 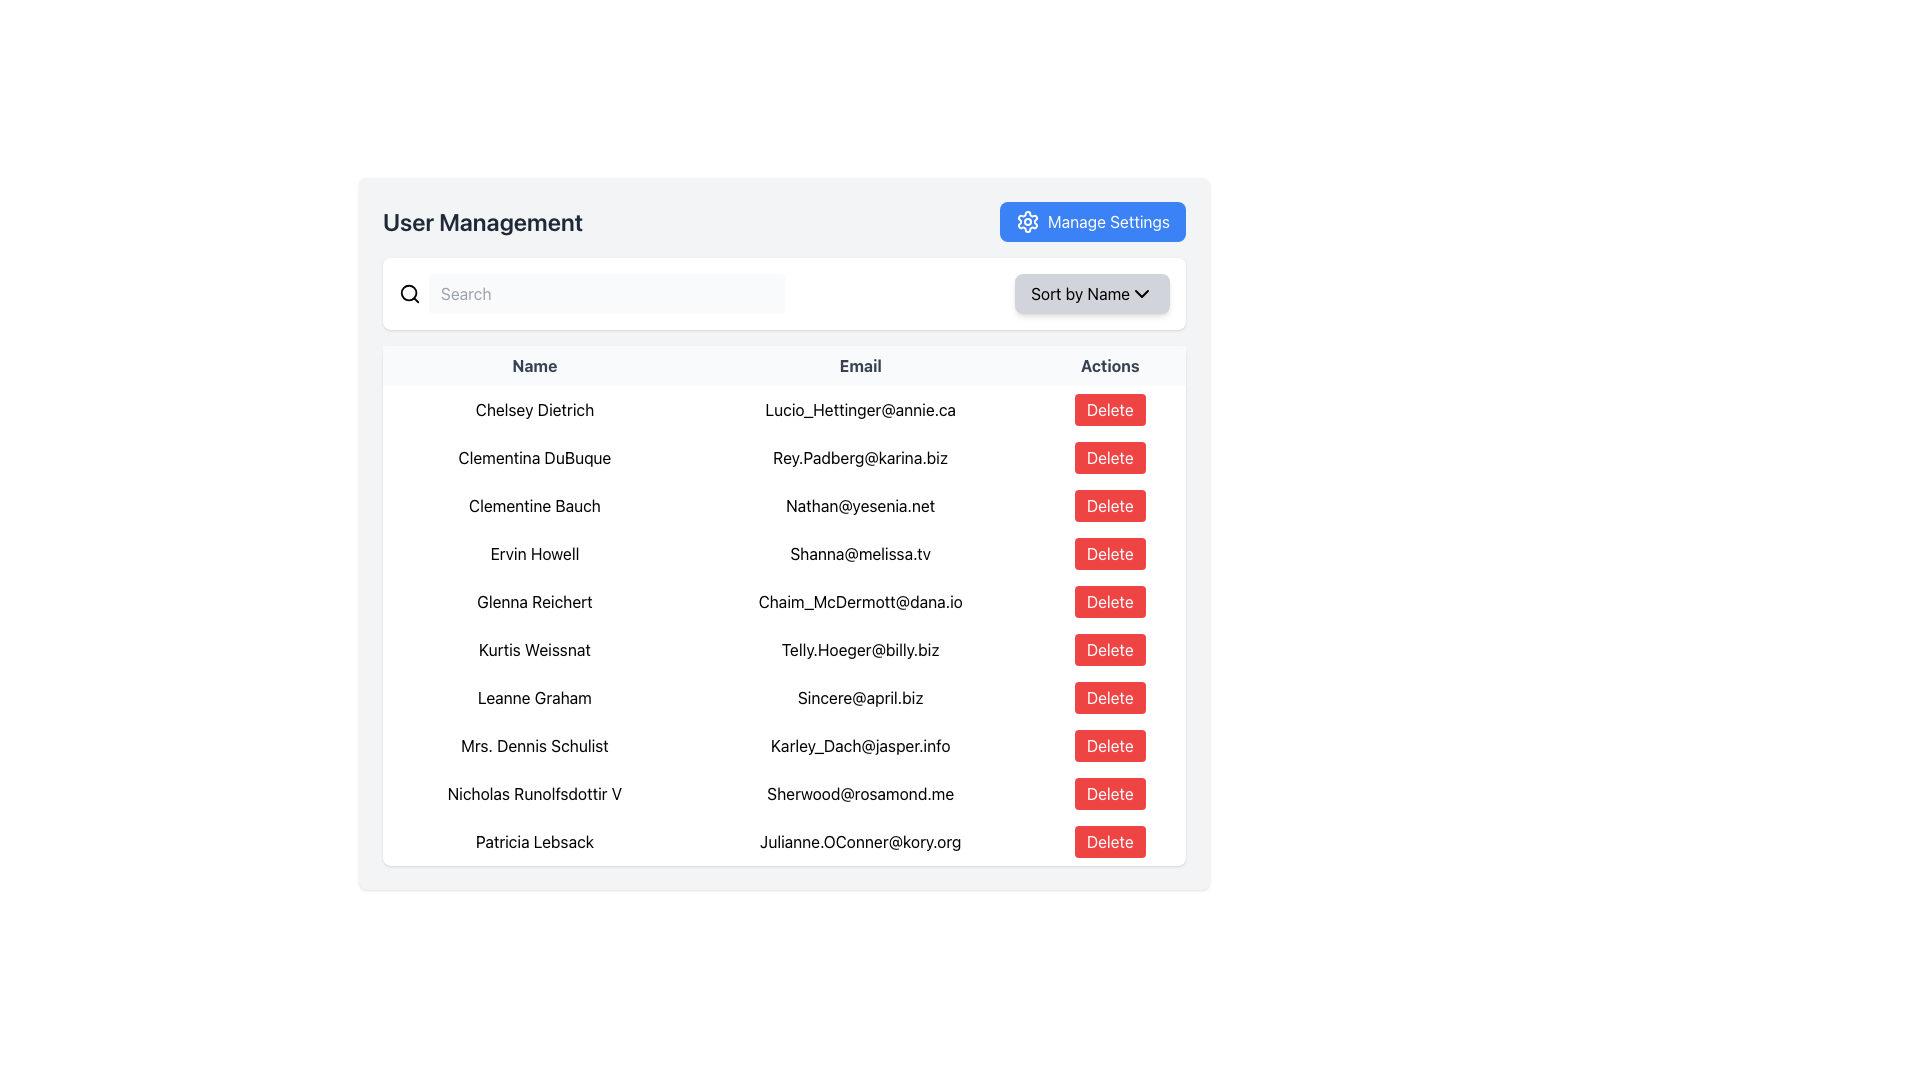 I want to click on the 'Delete' button for user 'Lucio_Hettinger@annie.ca' in the user management table, so click(x=1109, y=408).